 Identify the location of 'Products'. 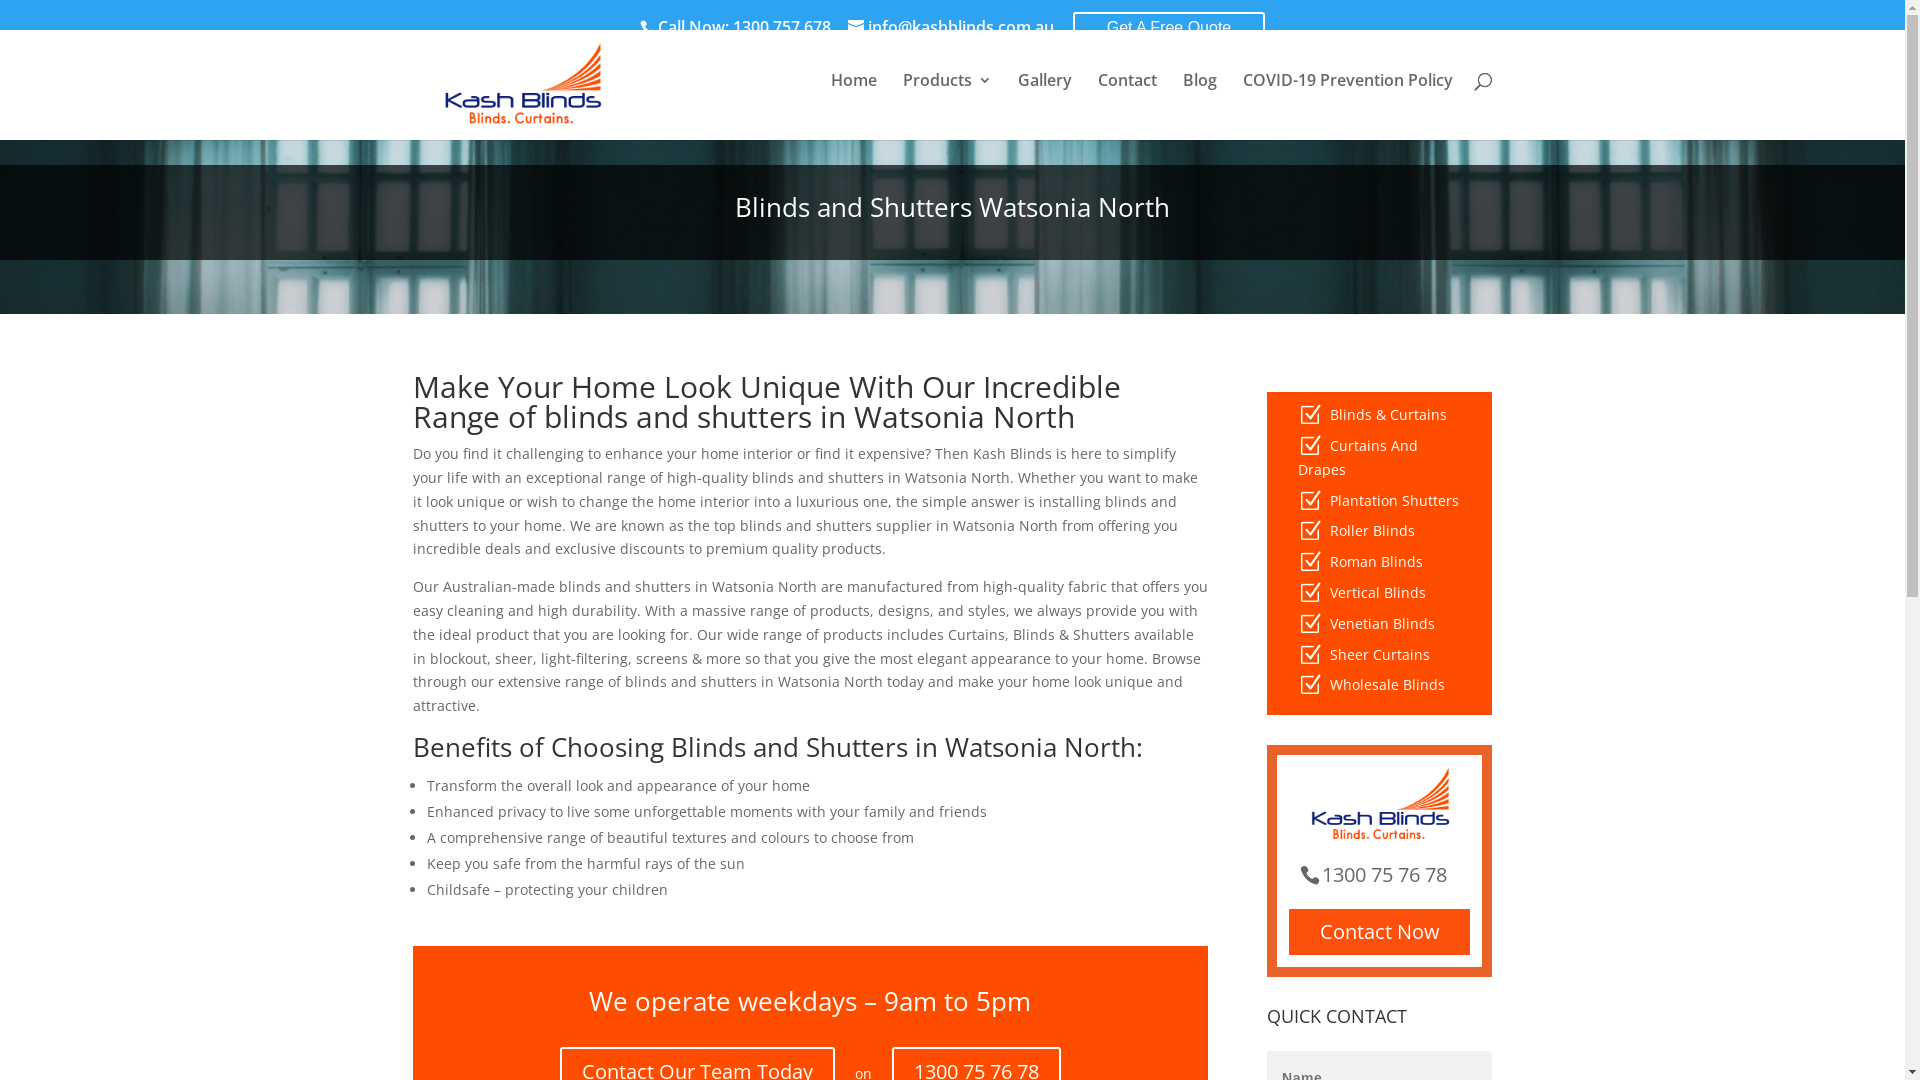
(945, 96).